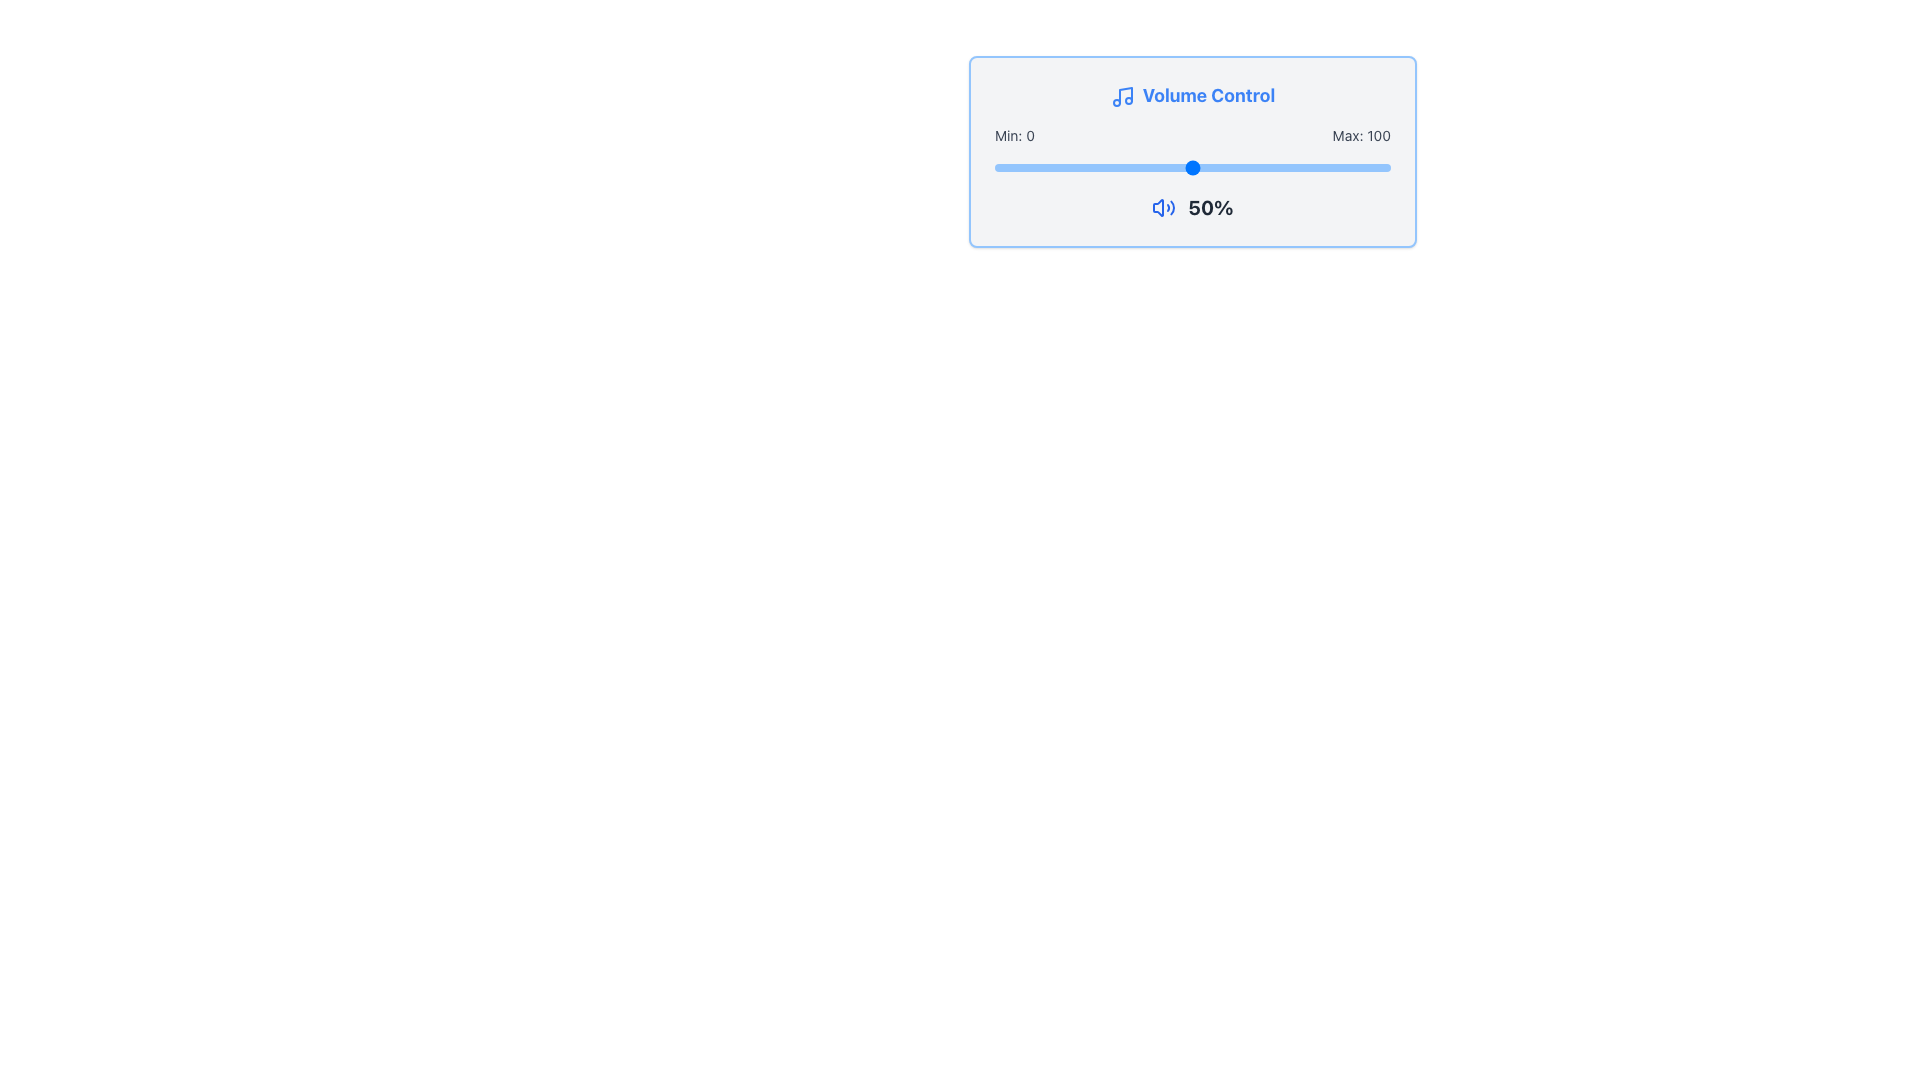 Image resolution: width=1920 pixels, height=1080 pixels. What do you see at coordinates (1235, 167) in the screenshot?
I see `the slider` at bounding box center [1235, 167].